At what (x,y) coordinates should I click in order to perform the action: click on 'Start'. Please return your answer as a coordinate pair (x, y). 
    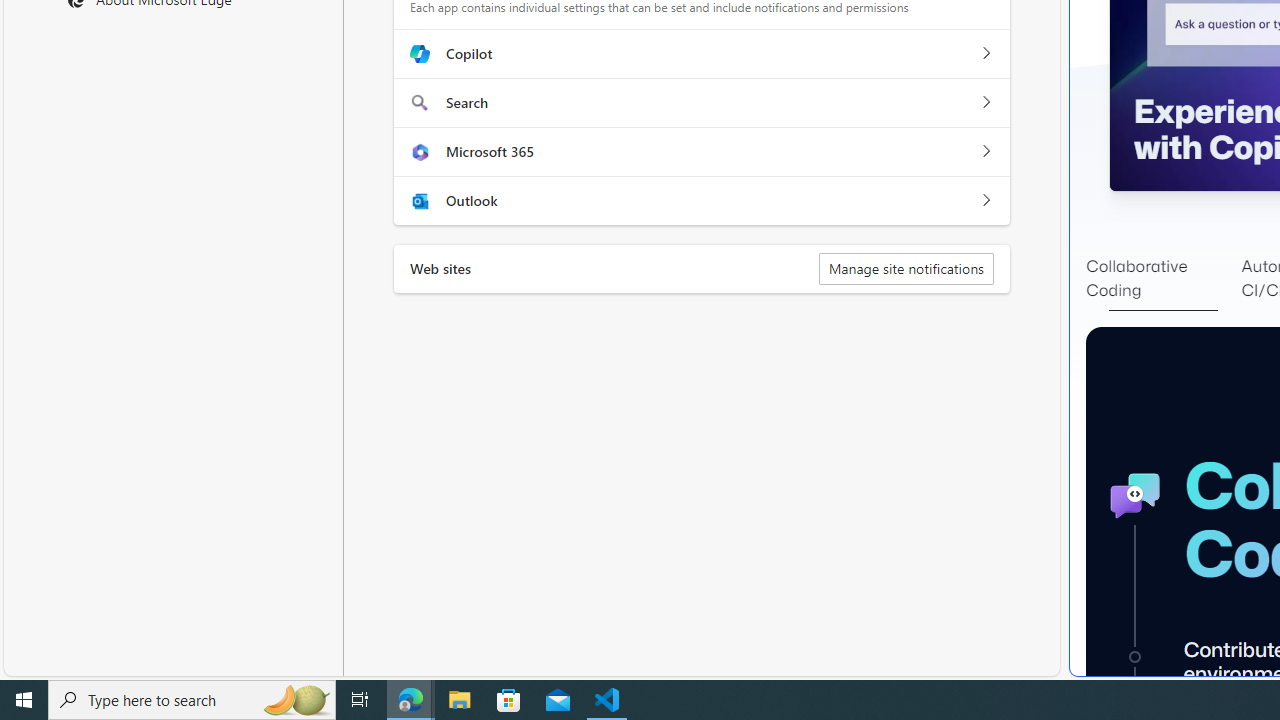
    Looking at the image, I should click on (24, 698).